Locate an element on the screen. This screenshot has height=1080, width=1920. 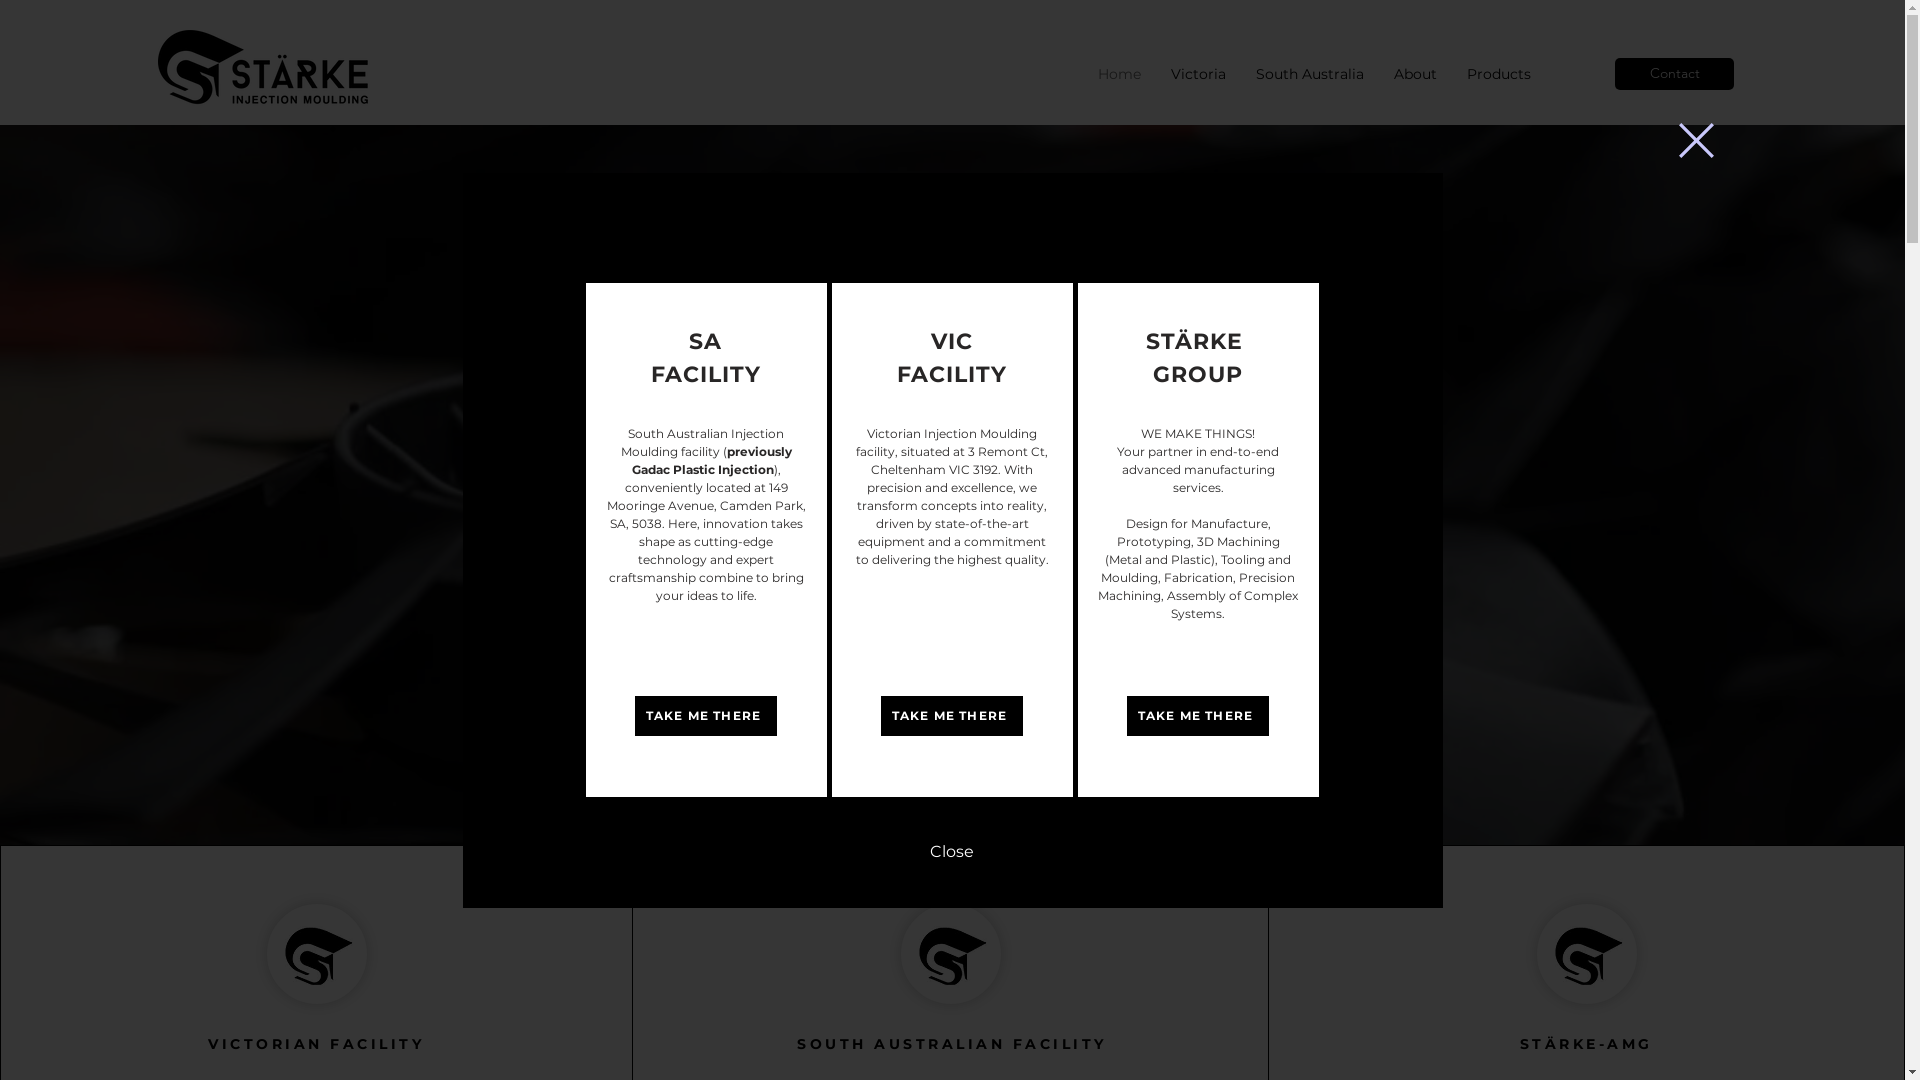
'About' is located at coordinates (1414, 72).